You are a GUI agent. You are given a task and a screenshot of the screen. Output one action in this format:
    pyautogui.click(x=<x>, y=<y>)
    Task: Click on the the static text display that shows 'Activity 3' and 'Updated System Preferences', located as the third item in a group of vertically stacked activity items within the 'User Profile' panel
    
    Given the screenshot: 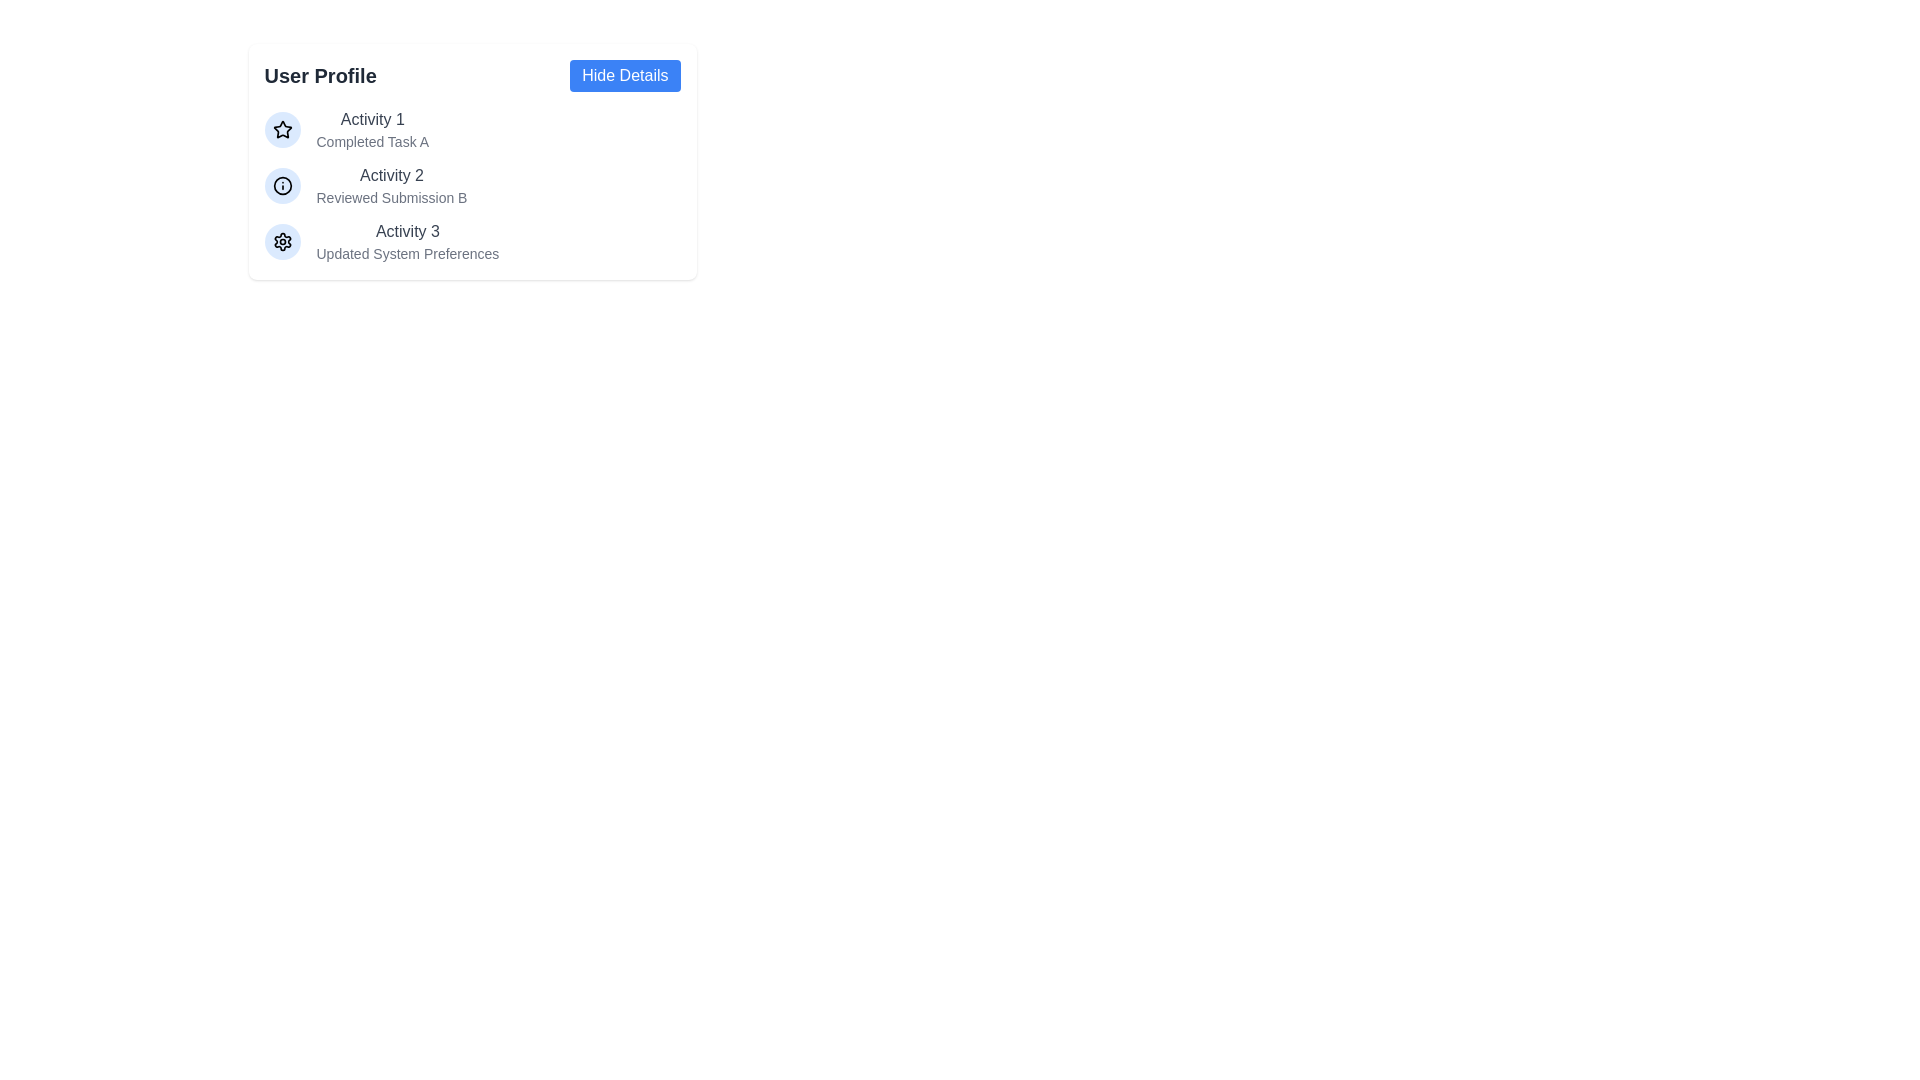 What is the action you would take?
    pyautogui.click(x=407, y=241)
    